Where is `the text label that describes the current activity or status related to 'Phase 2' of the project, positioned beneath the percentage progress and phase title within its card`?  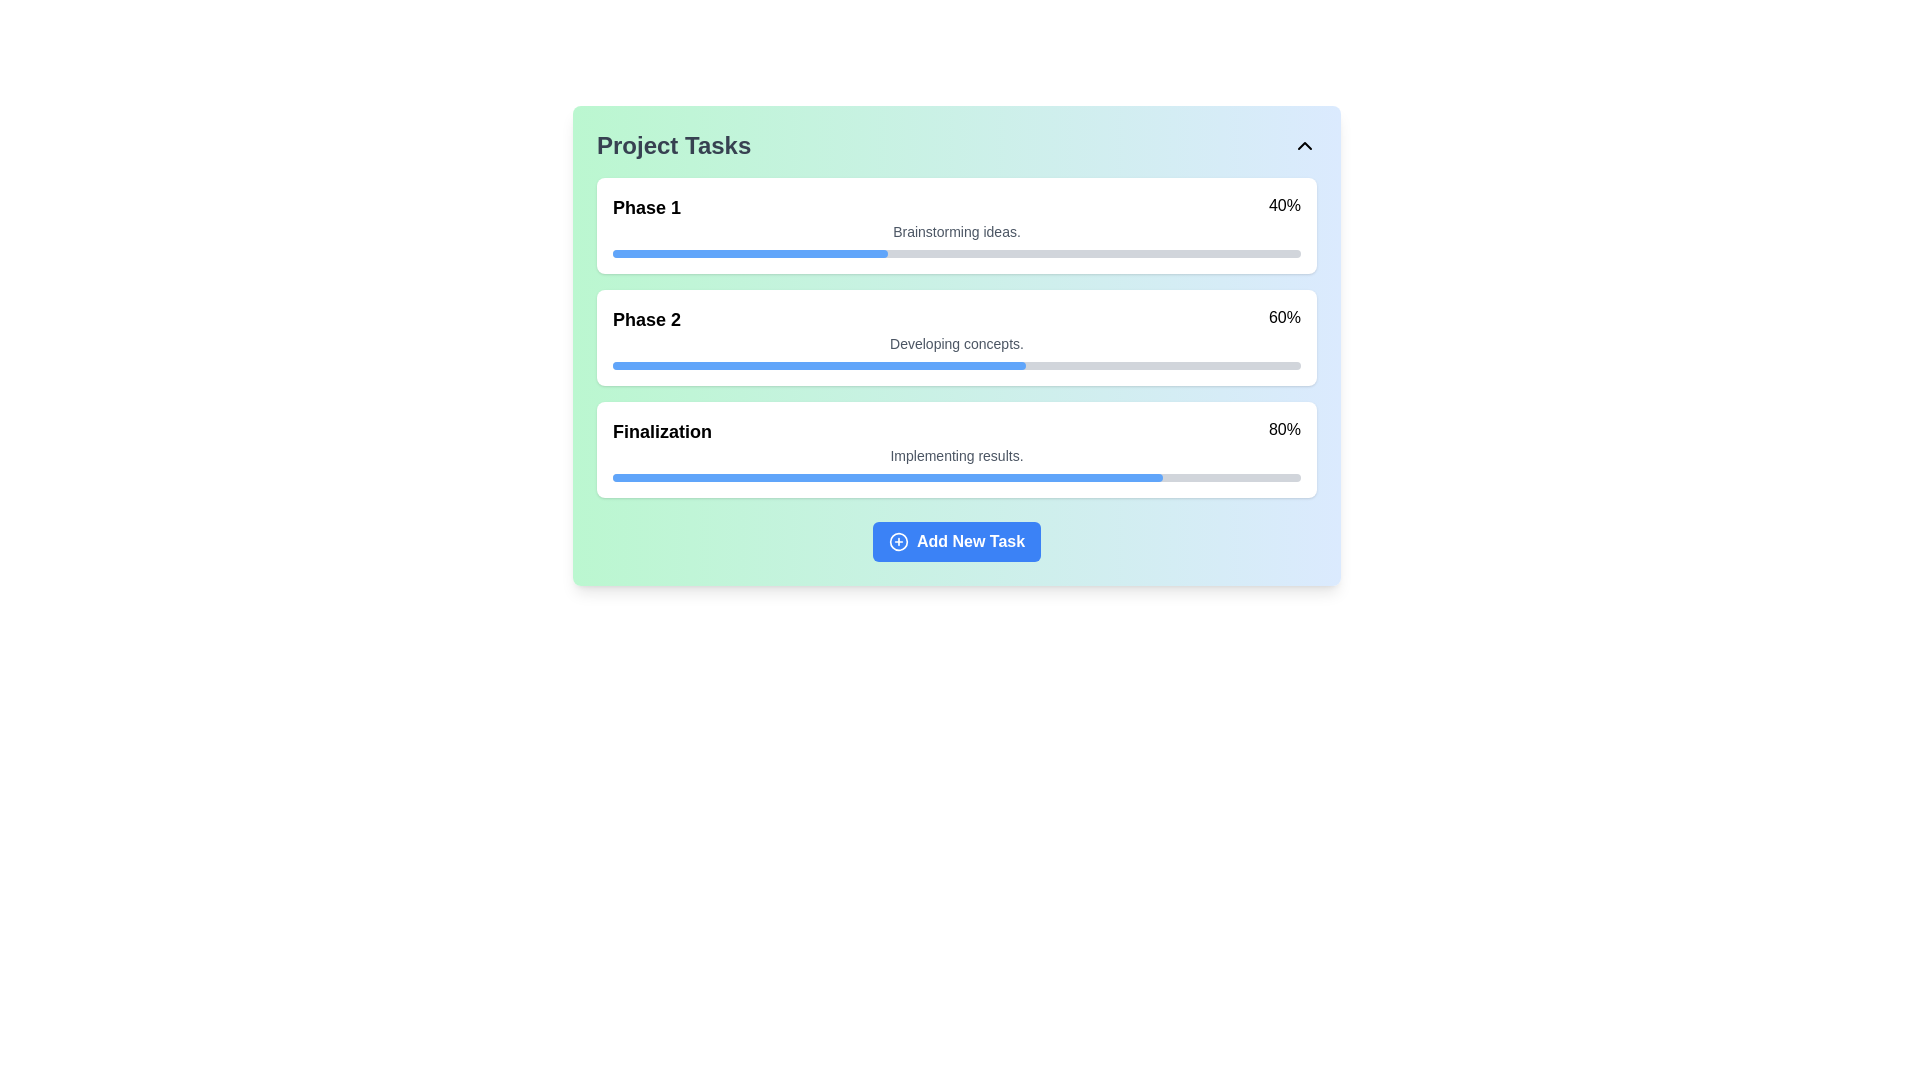 the text label that describes the current activity or status related to 'Phase 2' of the project, positioned beneath the percentage progress and phase title within its card is located at coordinates (955, 342).